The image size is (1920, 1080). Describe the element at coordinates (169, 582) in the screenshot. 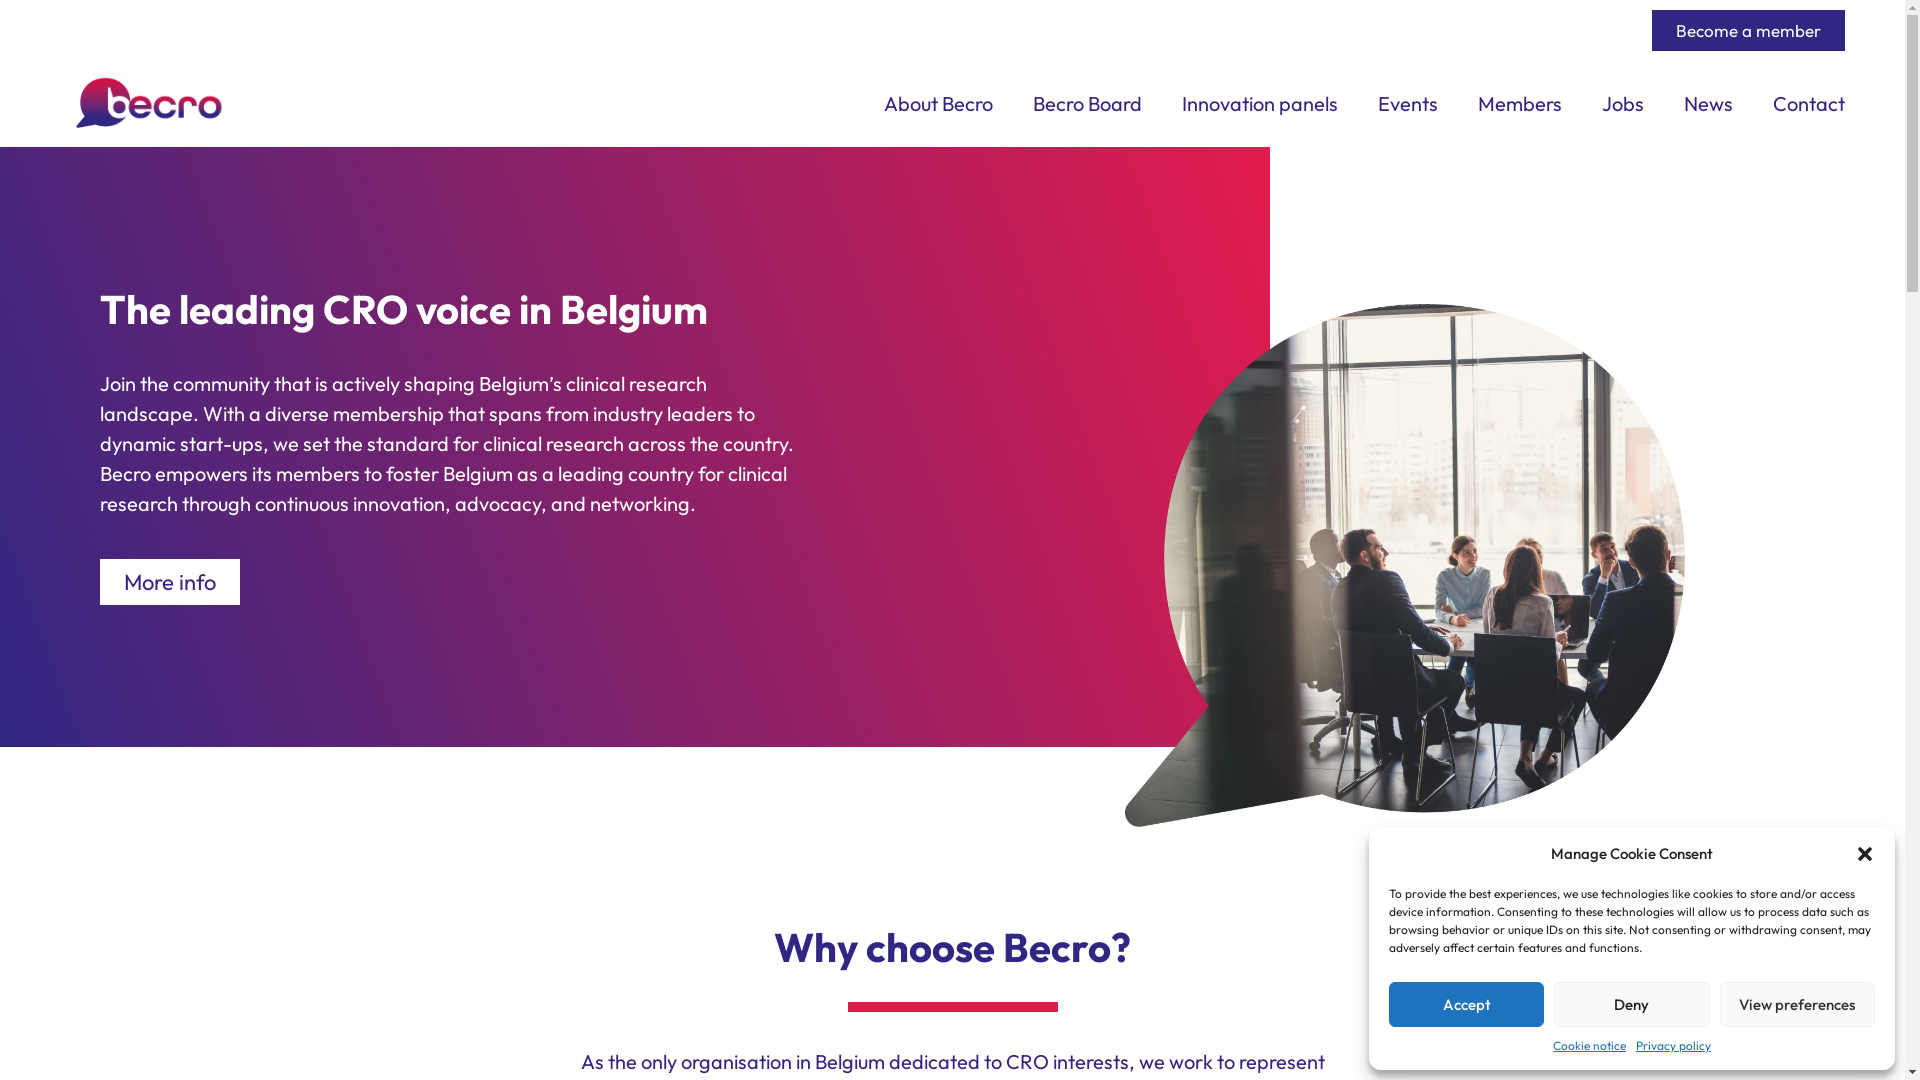

I see `'More info'` at that location.